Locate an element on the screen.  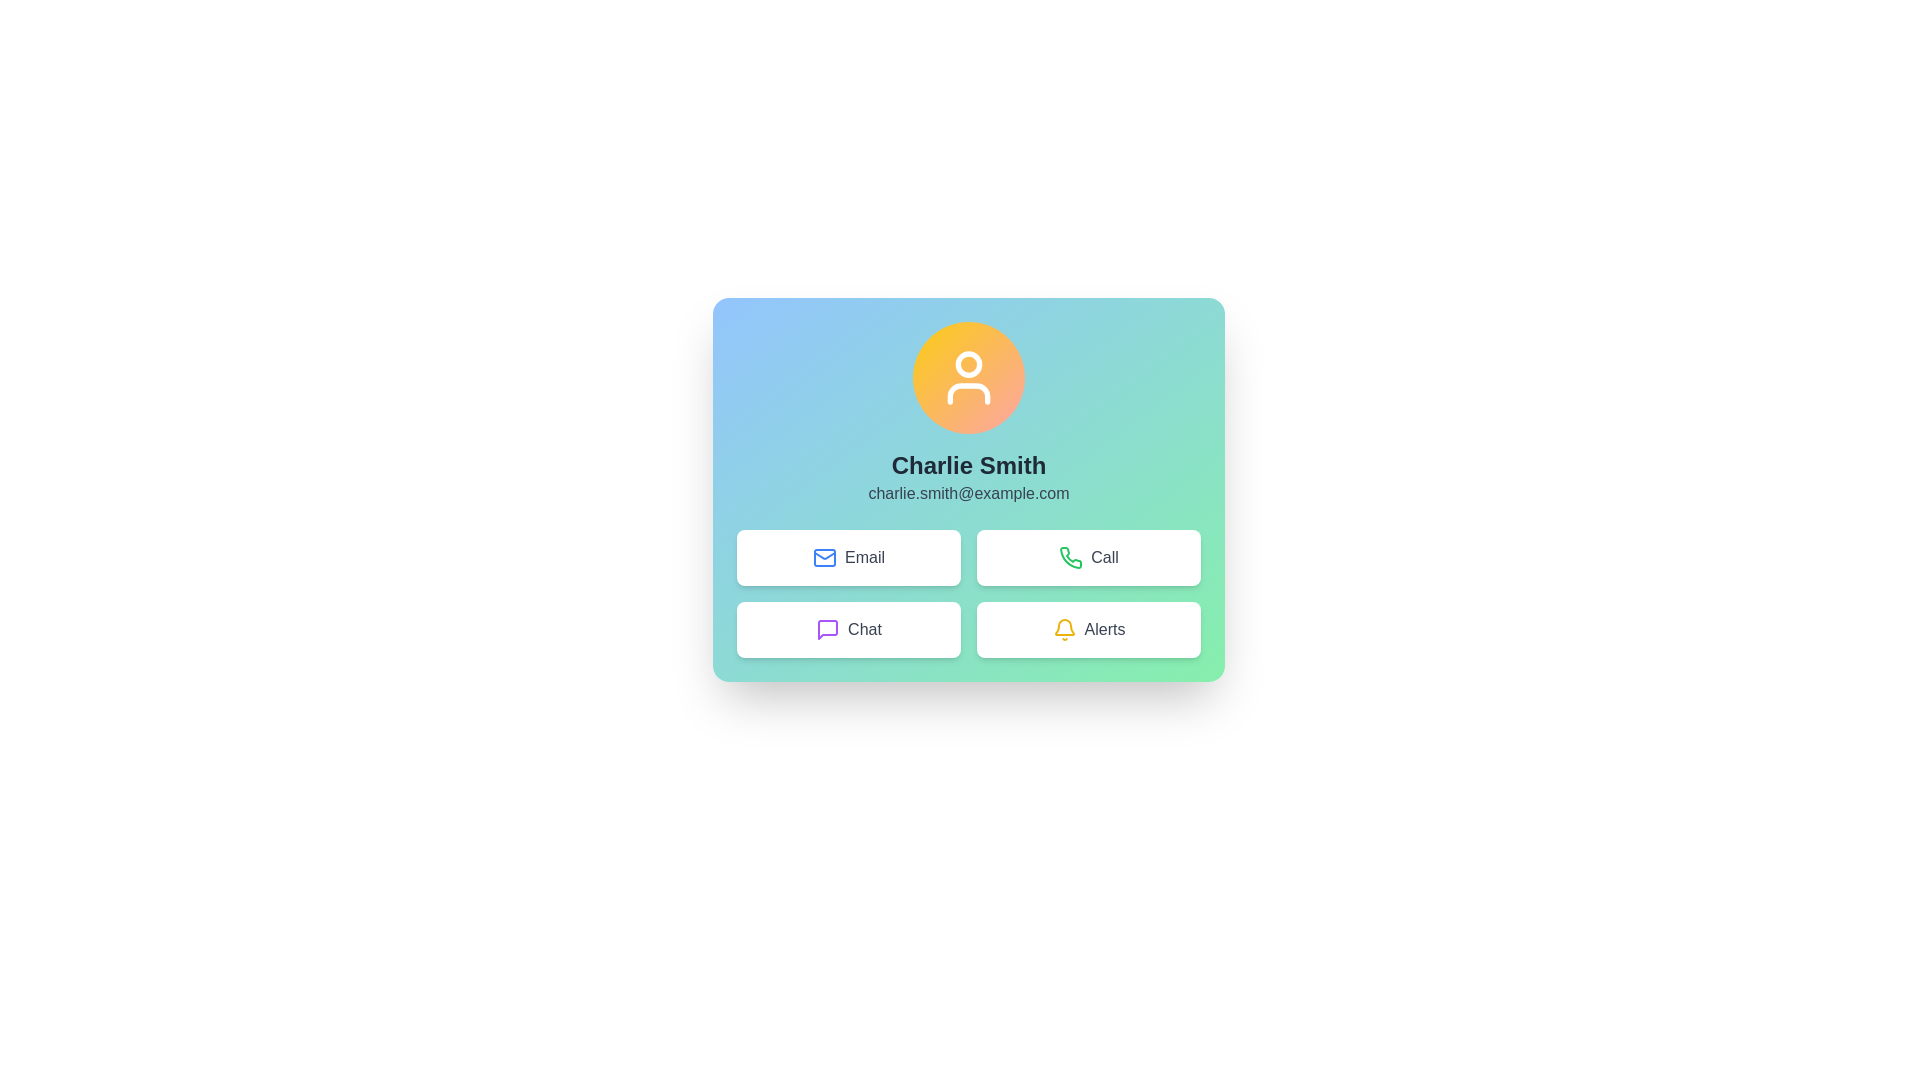
the email action icon located to the left of the 'Email' label within the top-left section of the grid is located at coordinates (825, 558).